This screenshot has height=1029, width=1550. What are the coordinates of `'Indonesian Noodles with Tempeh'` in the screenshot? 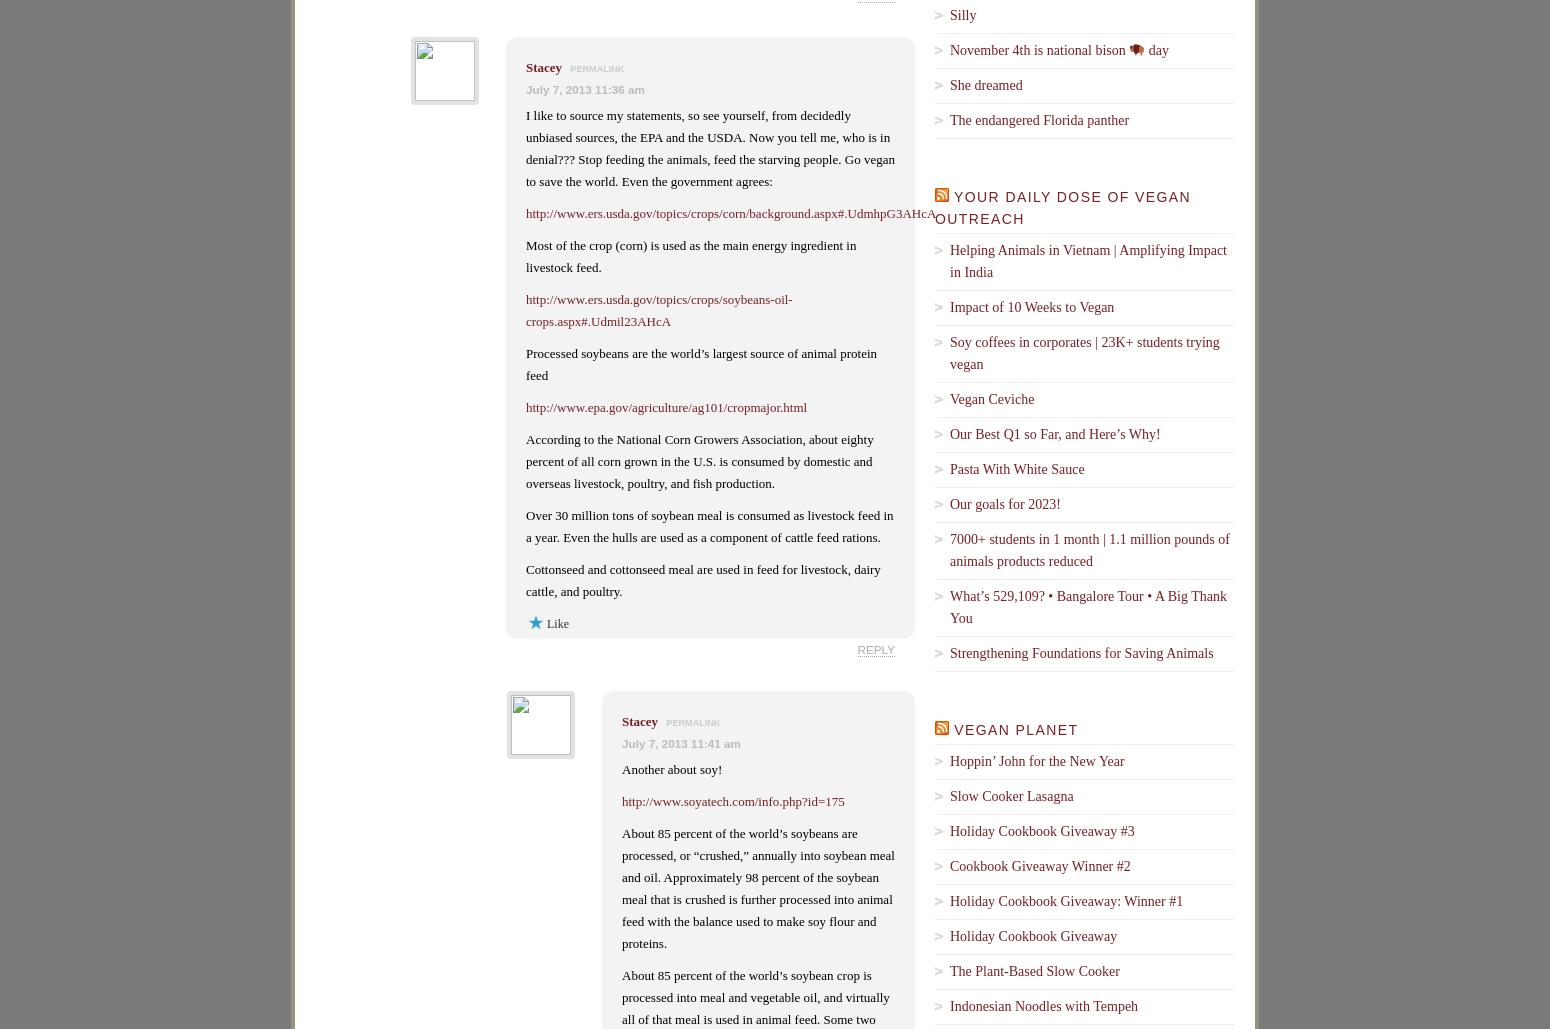 It's located at (1043, 1004).